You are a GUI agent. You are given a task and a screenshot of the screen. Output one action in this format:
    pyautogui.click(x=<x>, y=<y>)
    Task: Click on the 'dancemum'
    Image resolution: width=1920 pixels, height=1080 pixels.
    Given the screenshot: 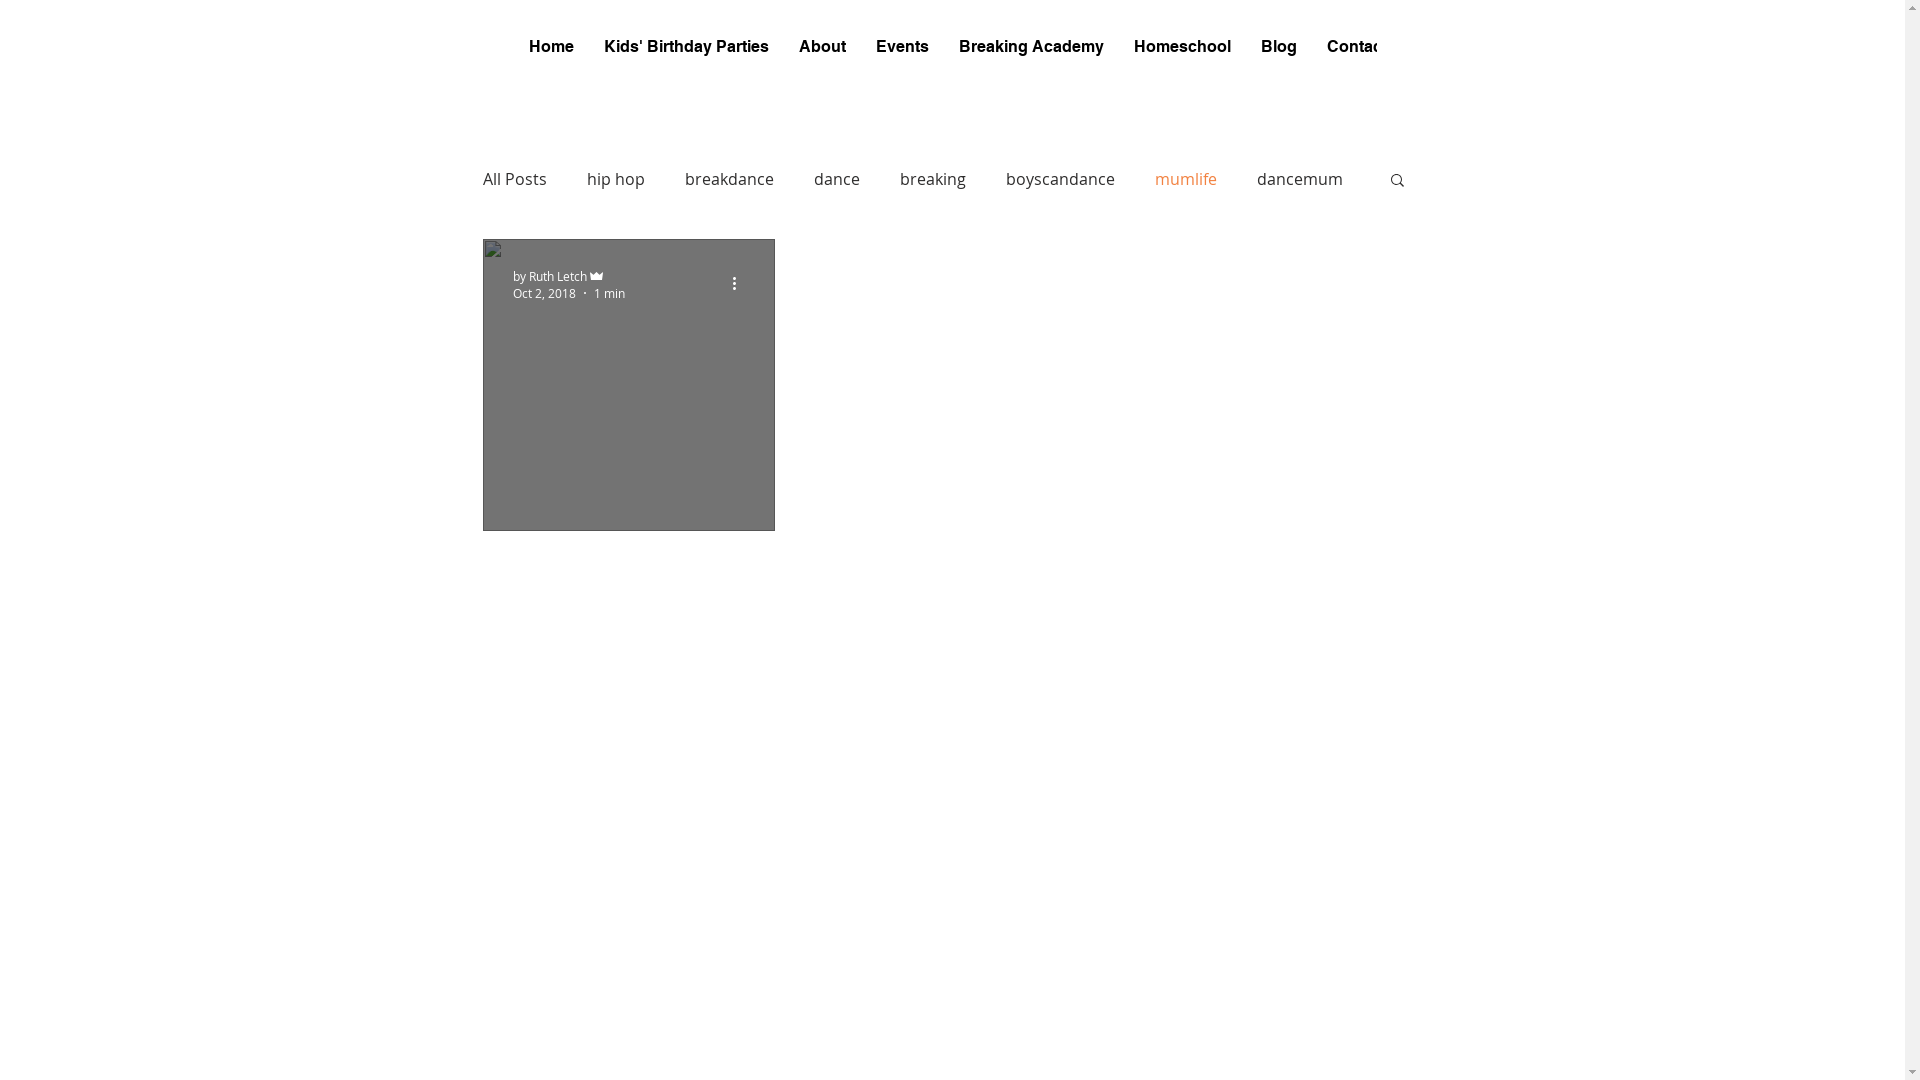 What is the action you would take?
    pyautogui.click(x=1299, y=177)
    